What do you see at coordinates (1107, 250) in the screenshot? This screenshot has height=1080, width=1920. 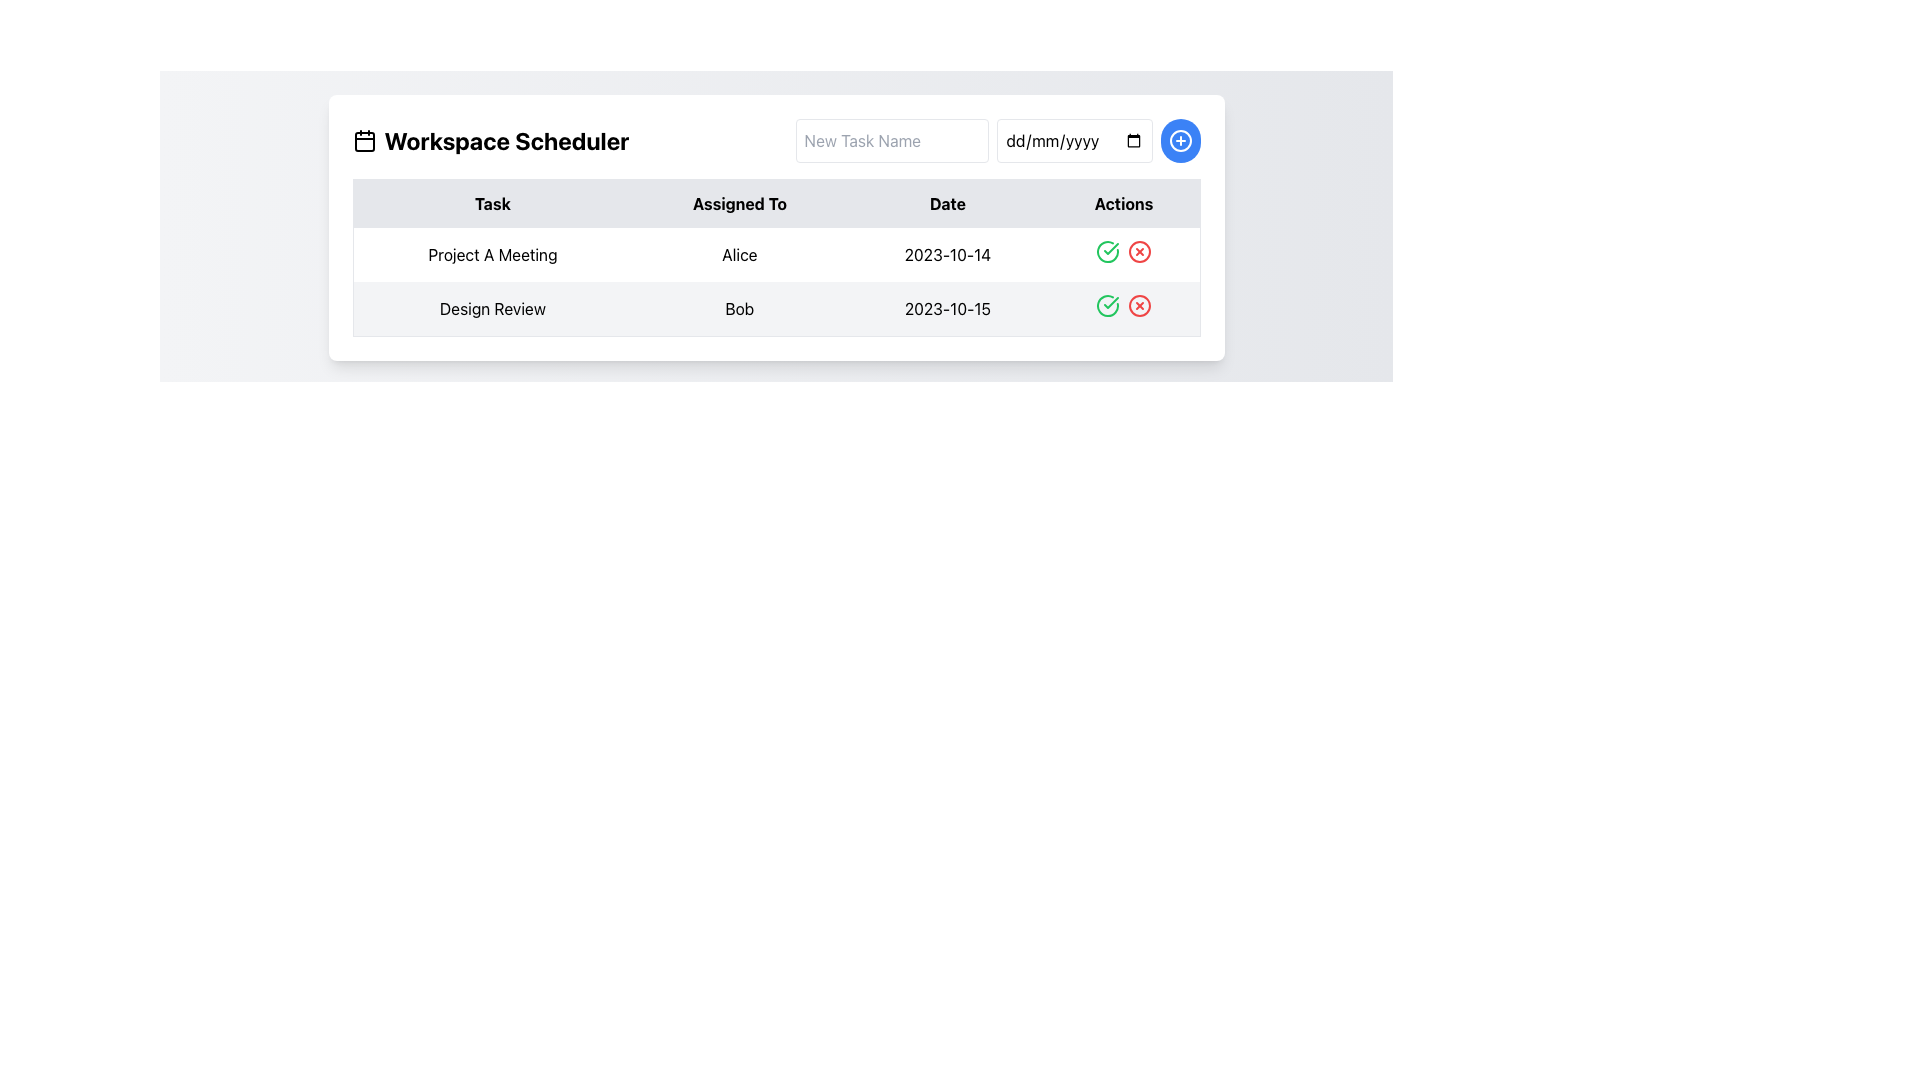 I see `the green circular button with a check mark inside to mark the task as approved or completed, located in the second row of the 'Workspace Scheduler' table` at bounding box center [1107, 250].